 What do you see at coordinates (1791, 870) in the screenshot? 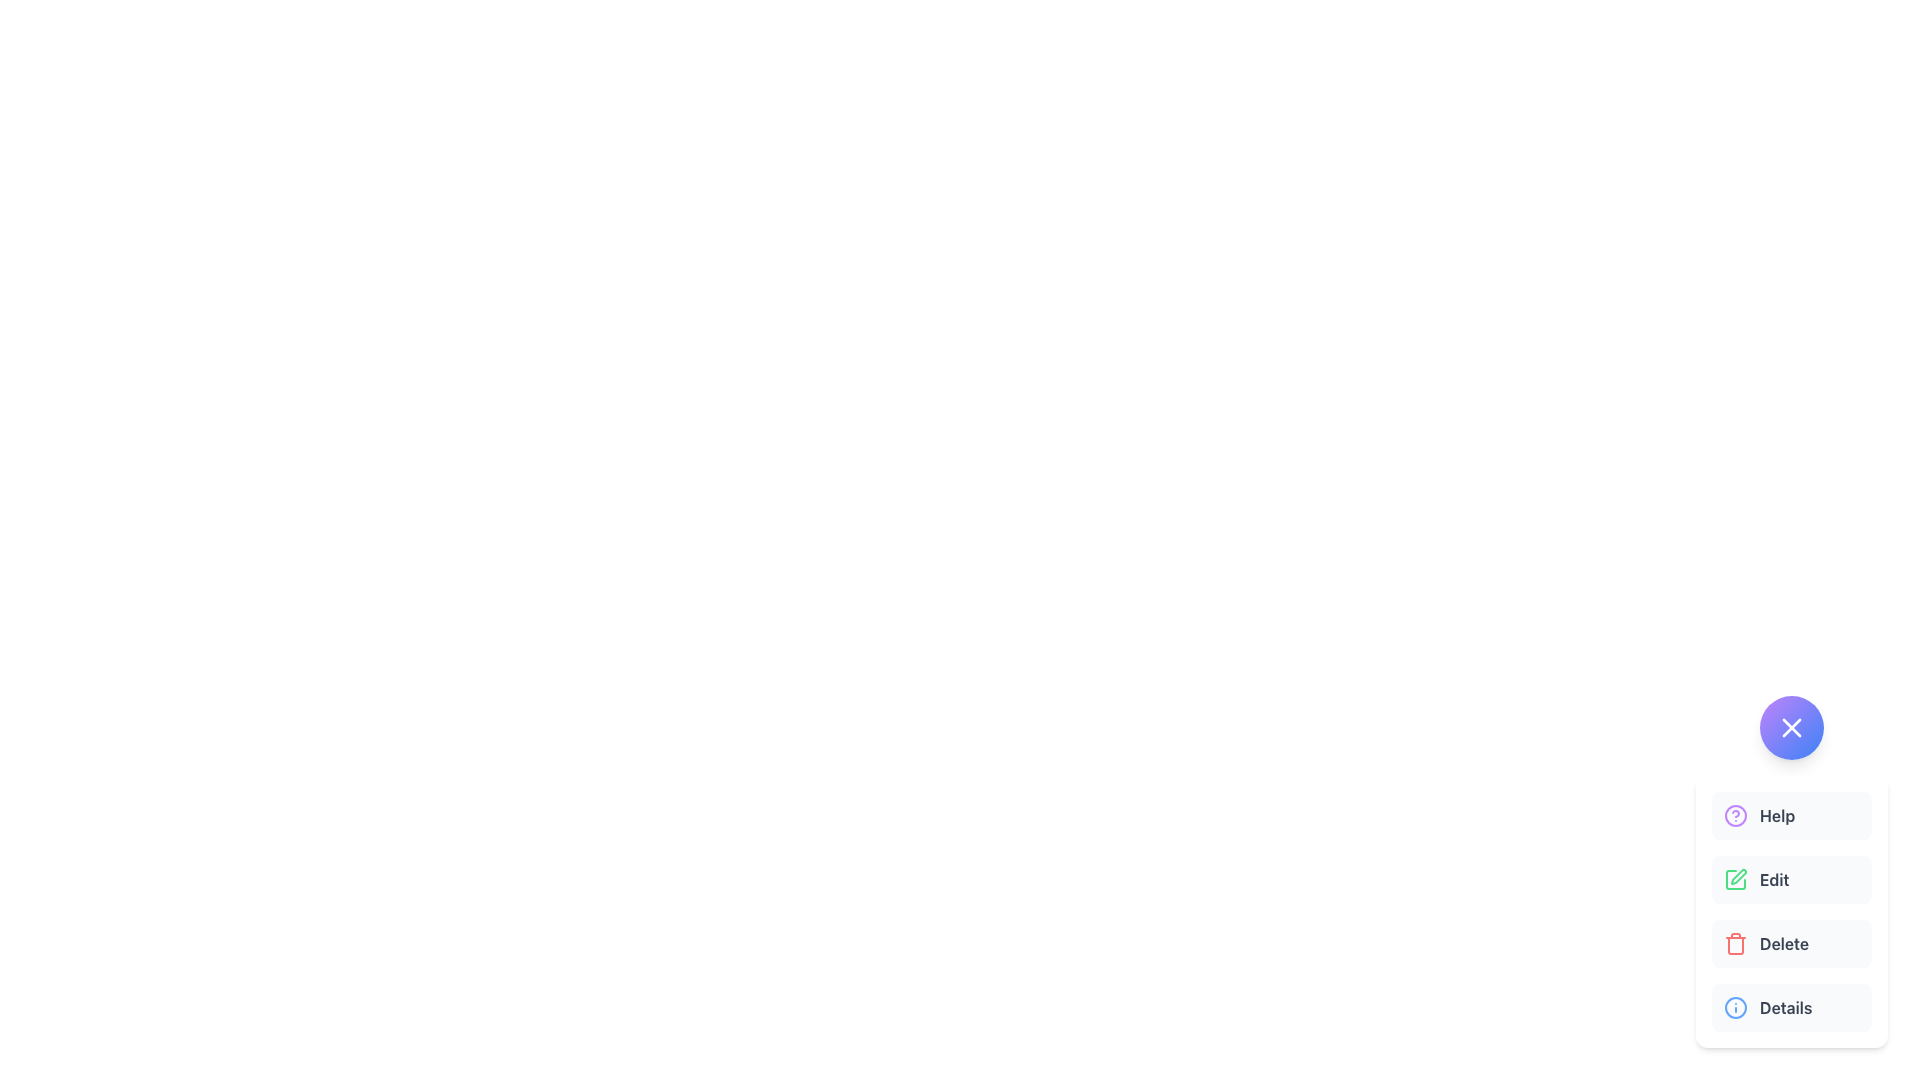
I see `the 'Edit' button in the vertical menu located at the bottom-right corner of the interface` at bounding box center [1791, 870].